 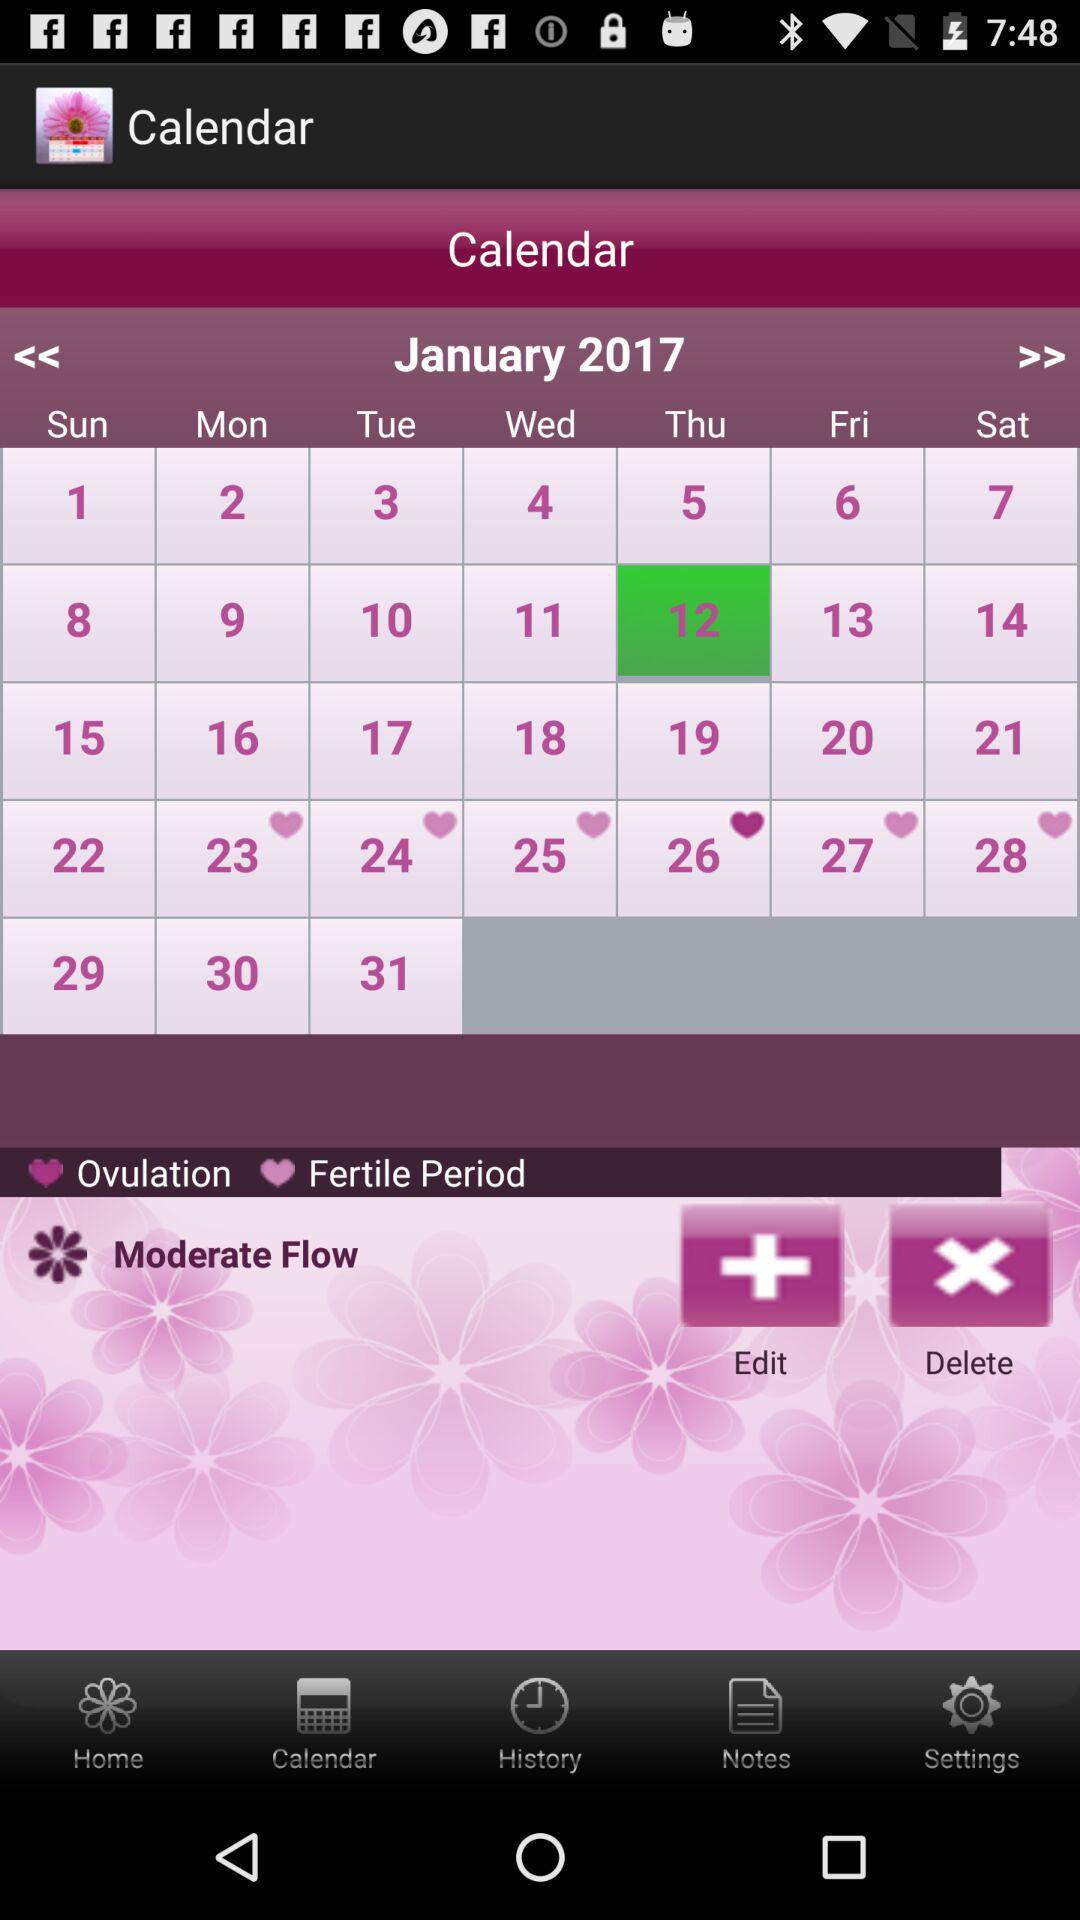 I want to click on the settings, so click(x=971, y=1721).